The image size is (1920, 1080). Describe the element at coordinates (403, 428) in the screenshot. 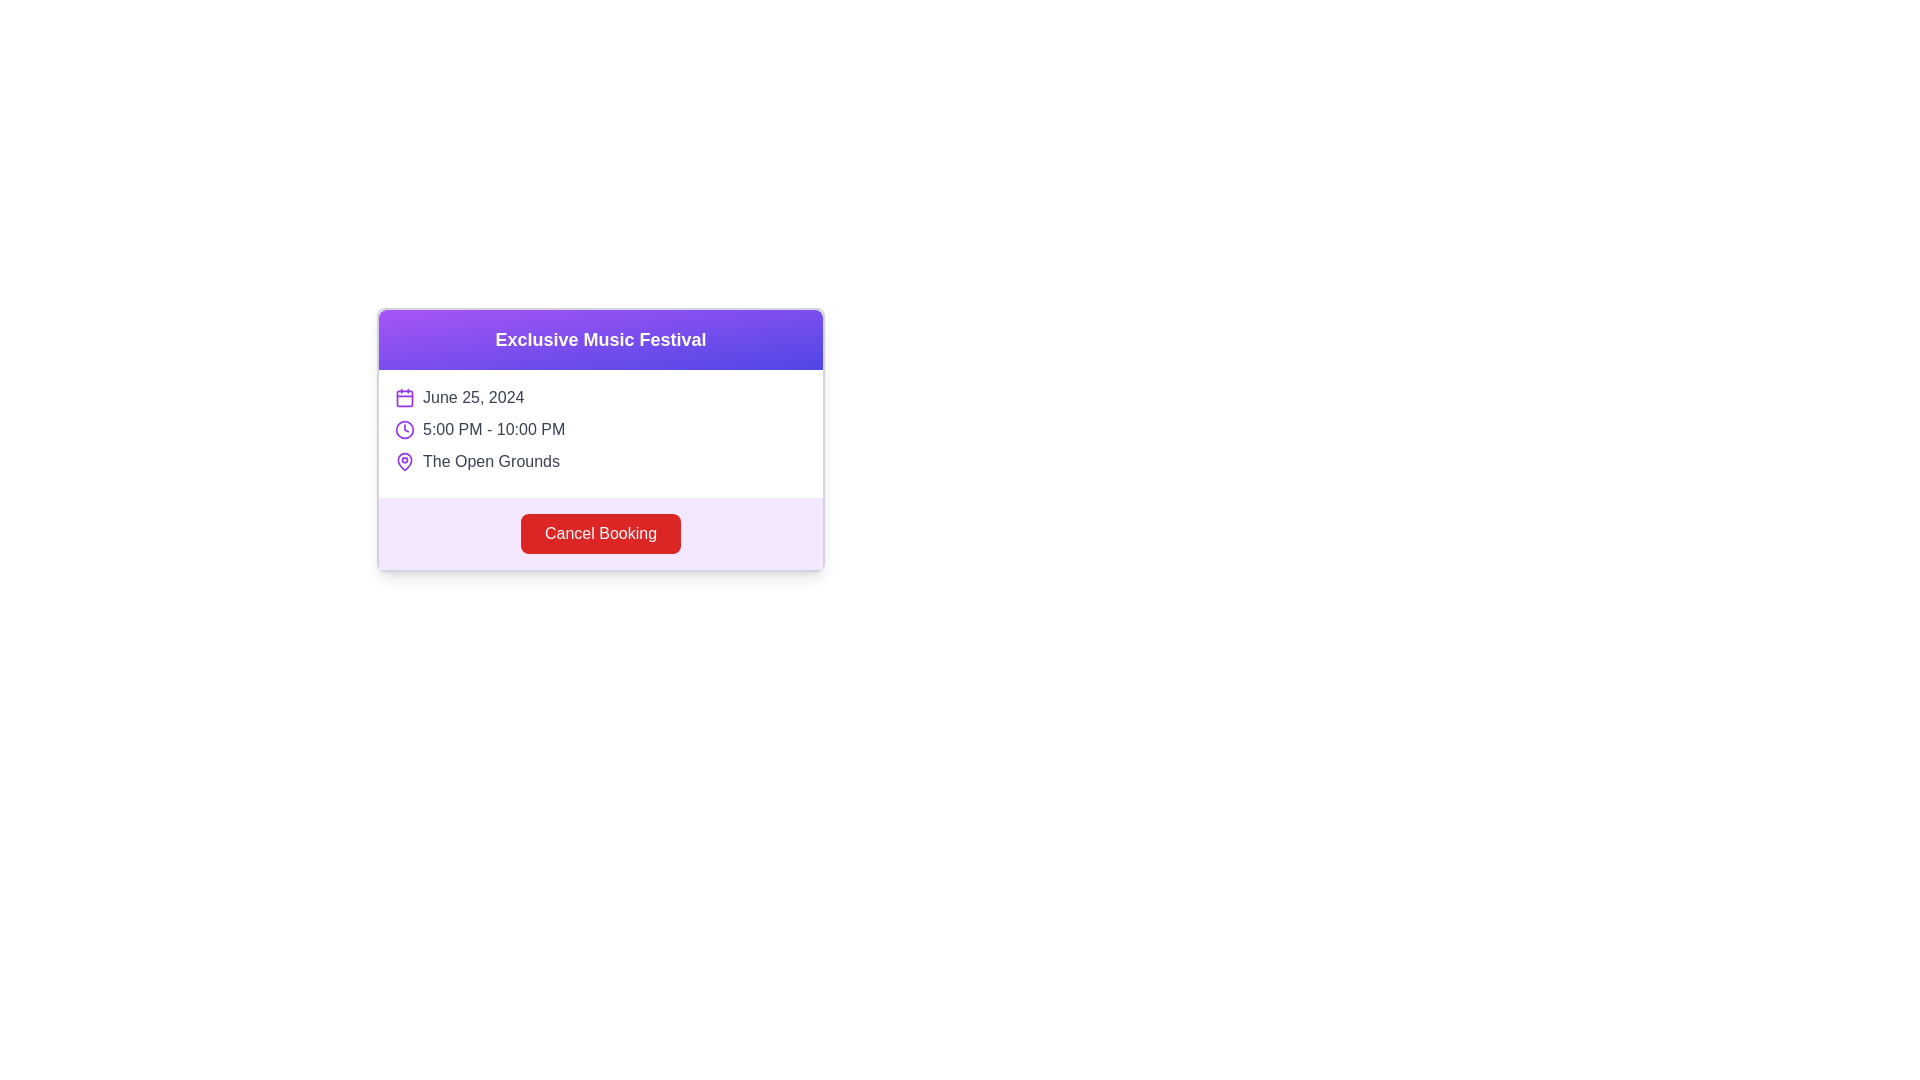

I see `the icon located to the left of the time range text '5:00 PM - 10:00 PM' in the exclusive music festival information panel` at that location.